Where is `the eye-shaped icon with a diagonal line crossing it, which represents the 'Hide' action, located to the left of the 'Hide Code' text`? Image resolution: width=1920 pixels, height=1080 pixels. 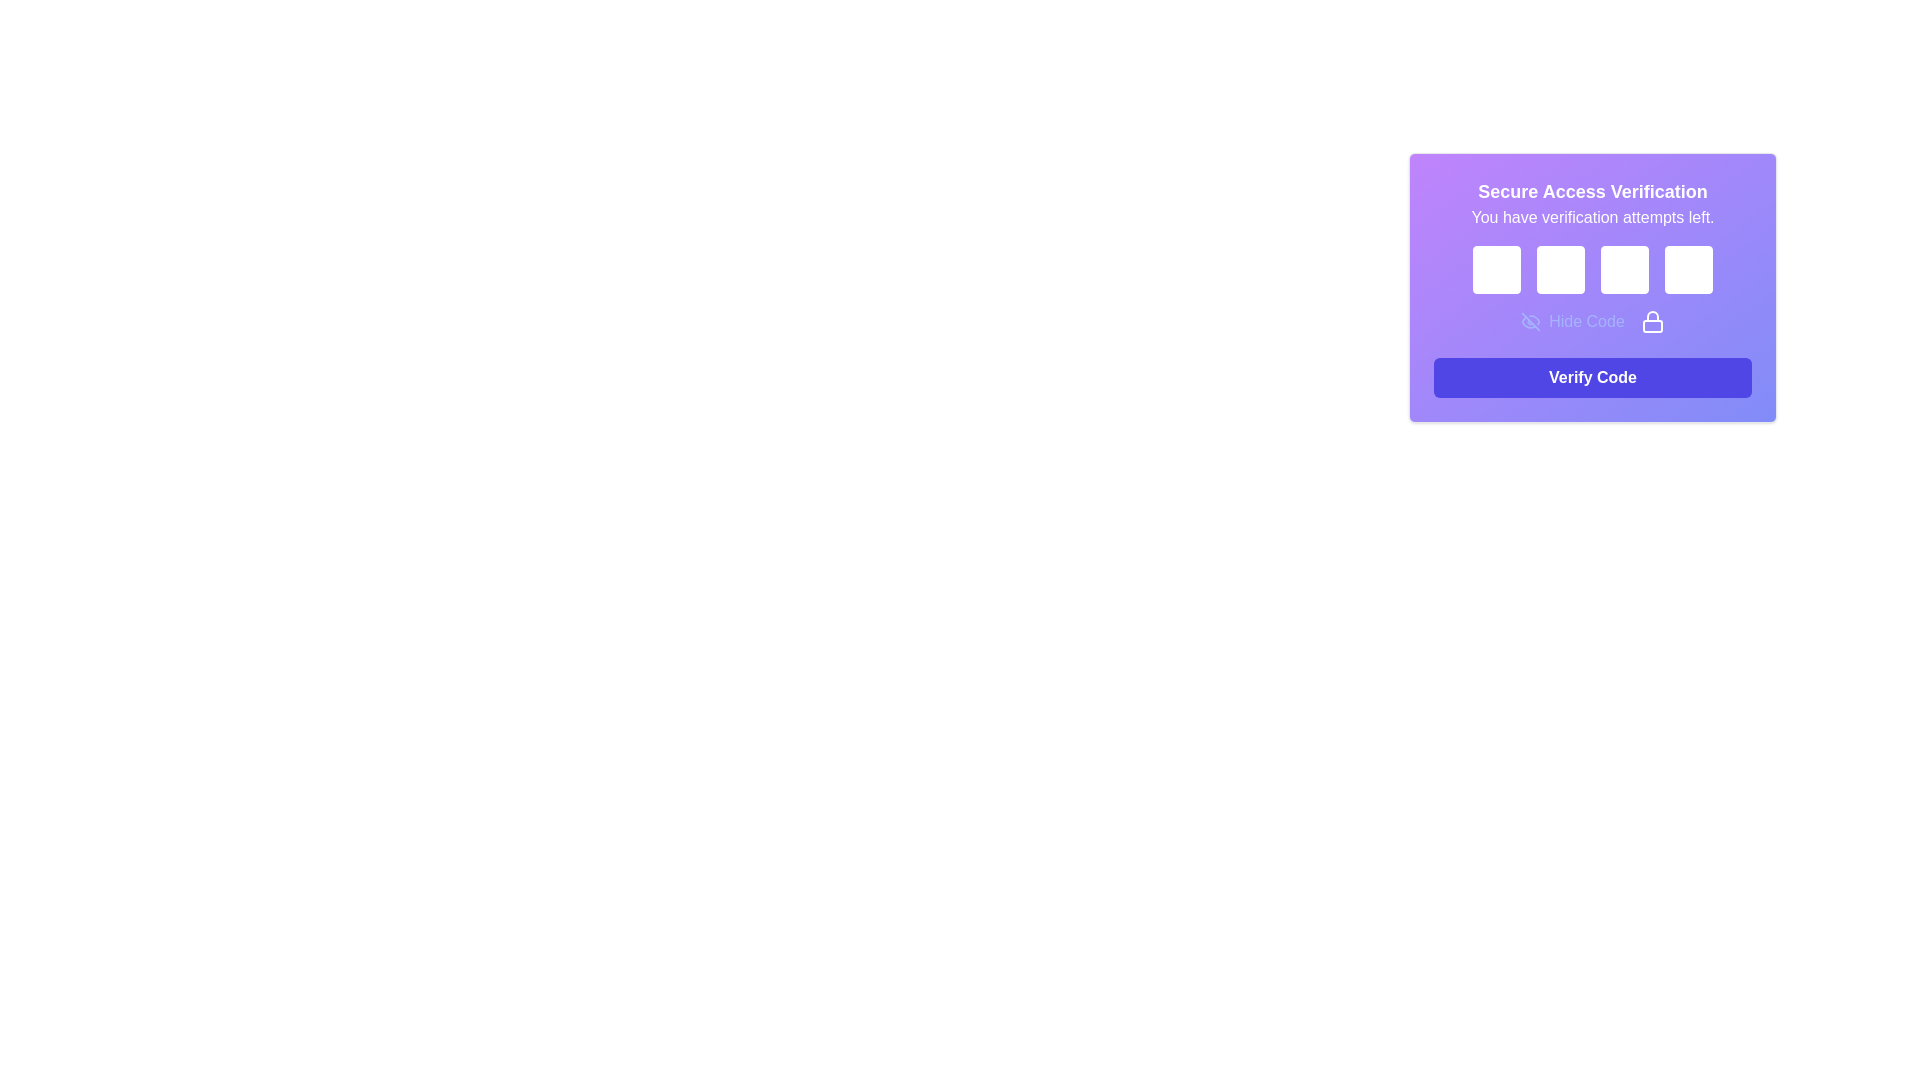 the eye-shaped icon with a diagonal line crossing it, which represents the 'Hide' action, located to the left of the 'Hide Code' text is located at coordinates (1530, 320).